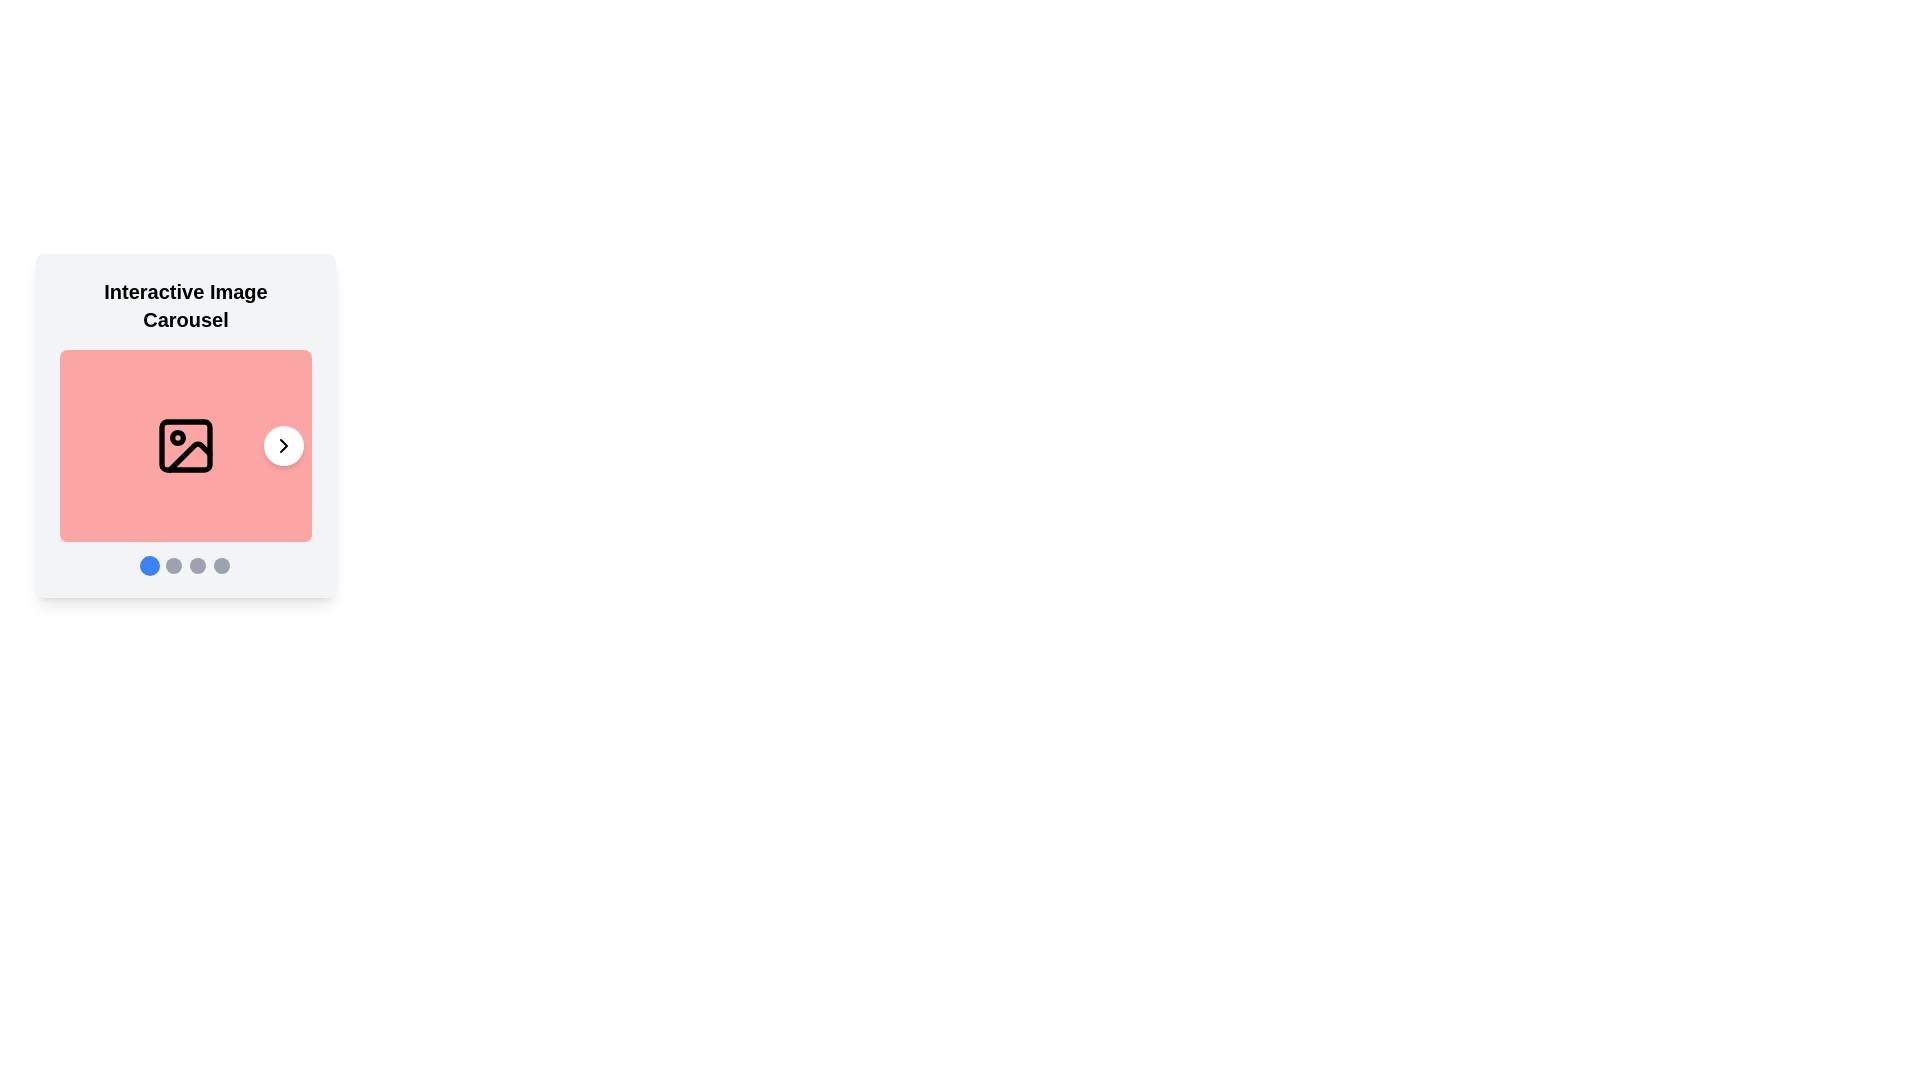  I want to click on the right arrow chevron icon within the button in the image carousel for visual feedback, so click(282, 445).